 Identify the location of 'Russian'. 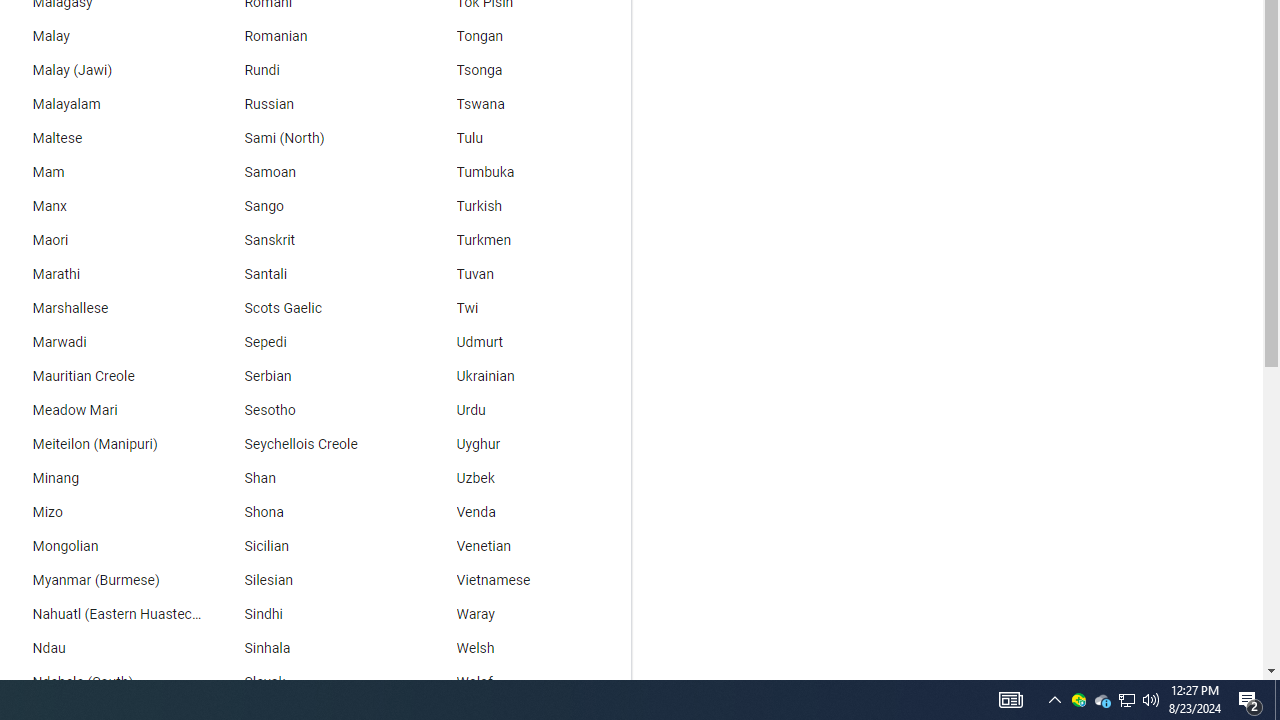
(311, 105).